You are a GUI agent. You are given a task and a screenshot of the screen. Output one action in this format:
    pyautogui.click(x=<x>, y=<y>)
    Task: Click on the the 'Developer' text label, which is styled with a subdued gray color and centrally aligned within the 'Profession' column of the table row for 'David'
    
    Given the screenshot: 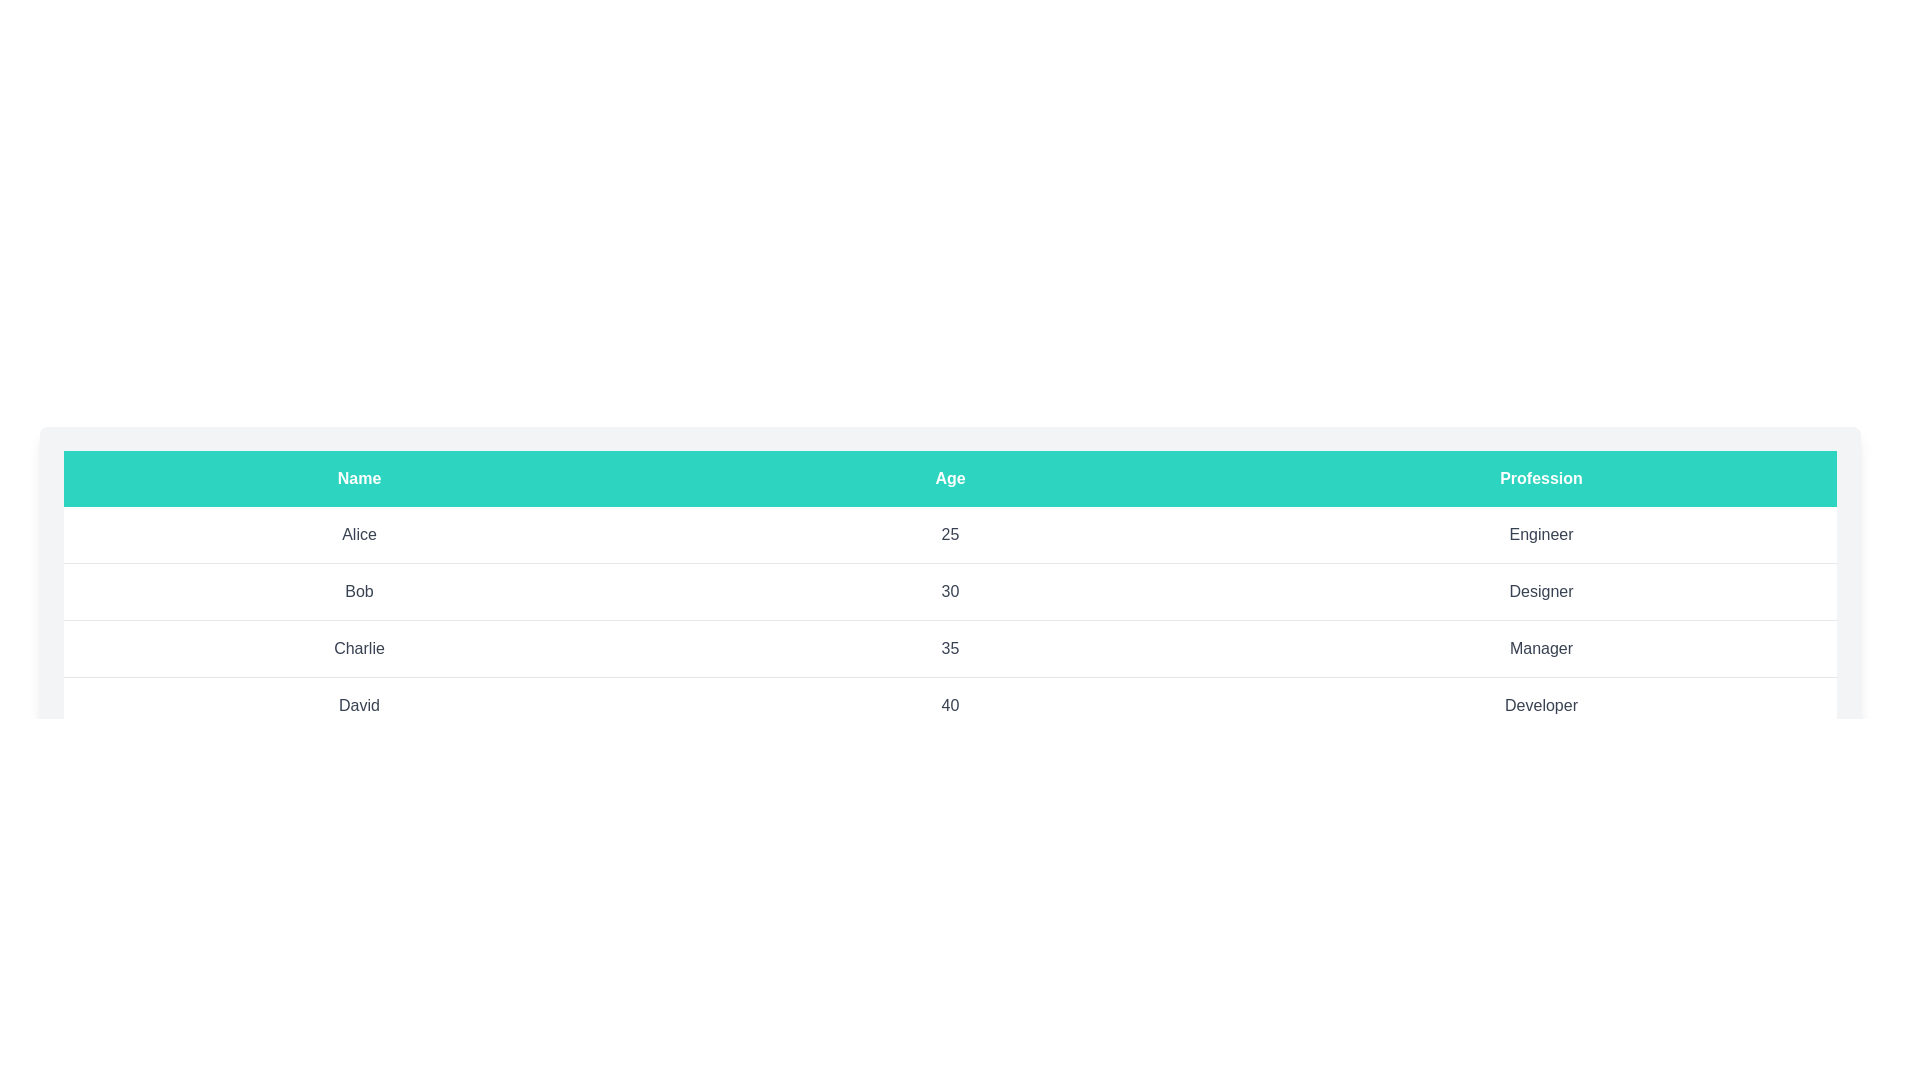 What is the action you would take?
    pyautogui.click(x=1540, y=704)
    